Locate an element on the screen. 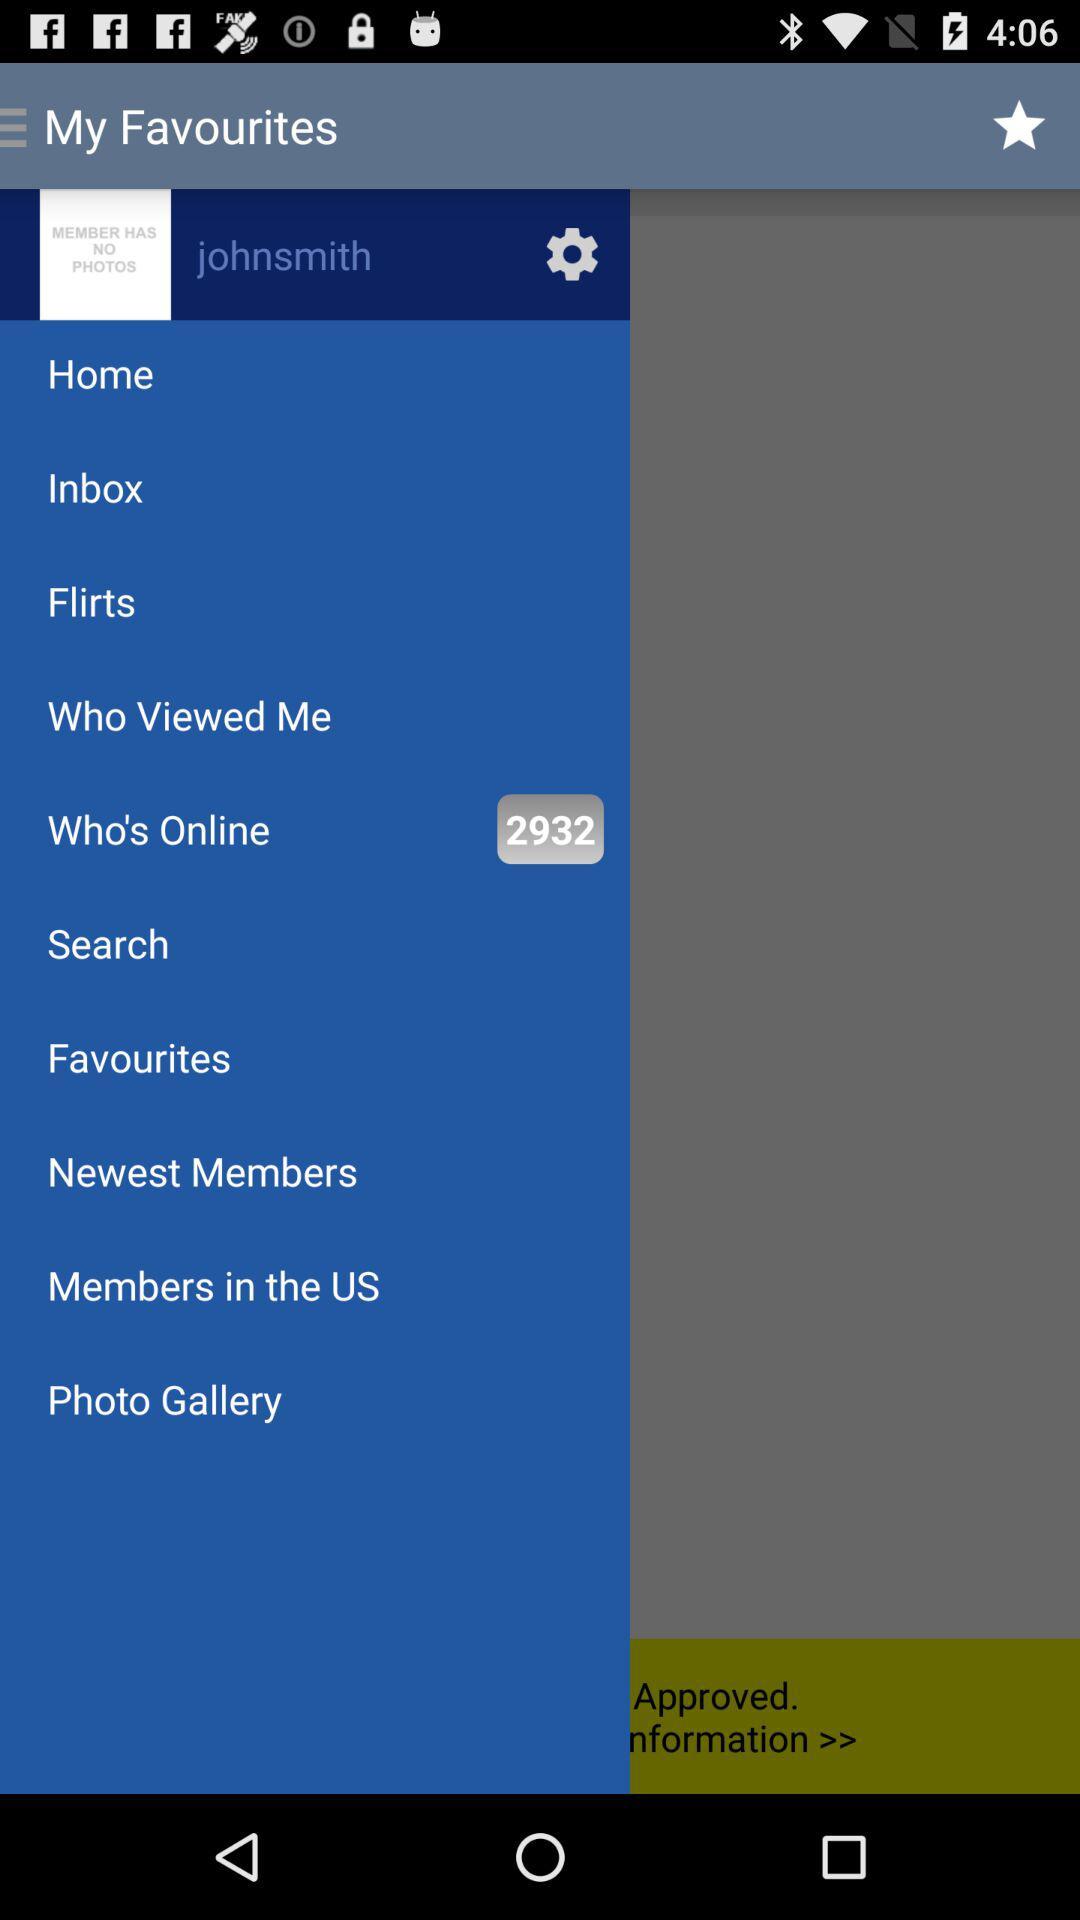 The image size is (1080, 1920). show or hide menu is located at coordinates (540, 926).